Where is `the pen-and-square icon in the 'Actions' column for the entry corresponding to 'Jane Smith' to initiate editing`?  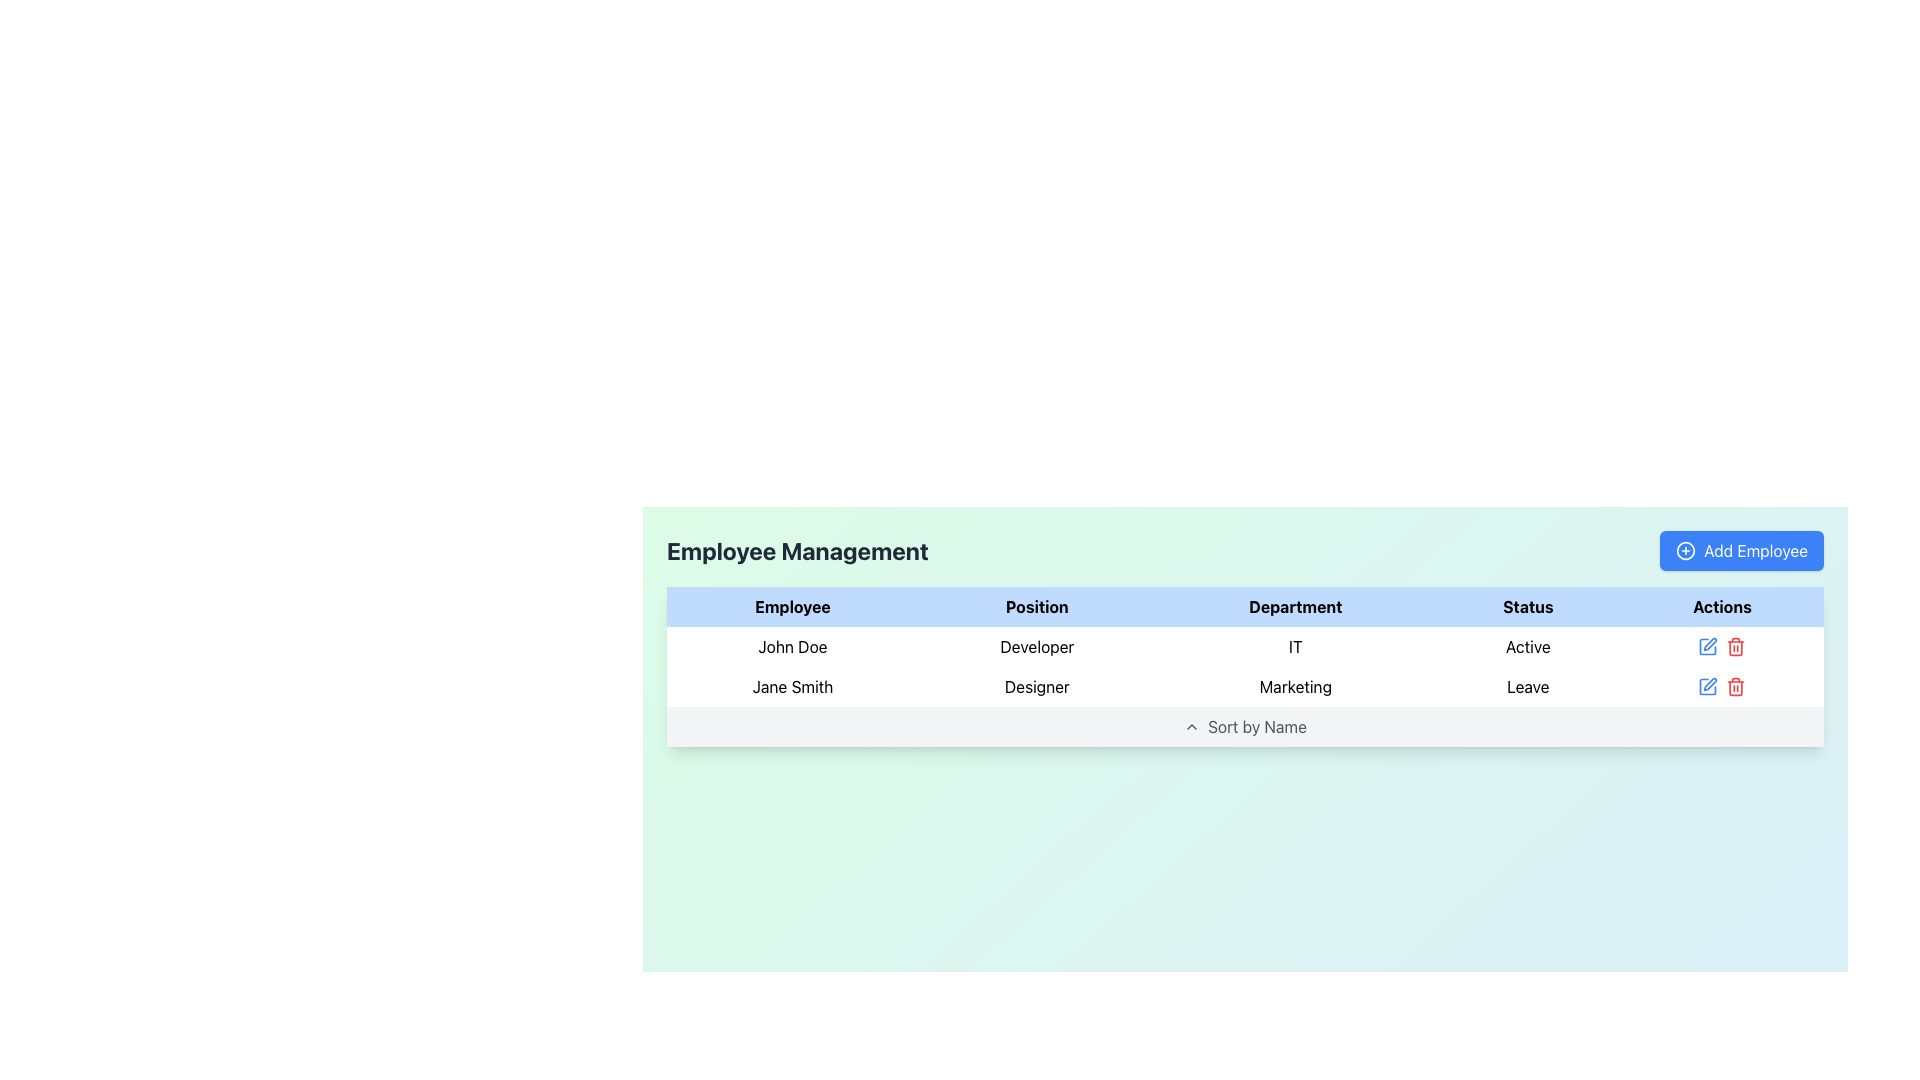
the pen-and-square icon in the 'Actions' column for the entry corresponding to 'Jane Smith' to initiate editing is located at coordinates (1707, 647).